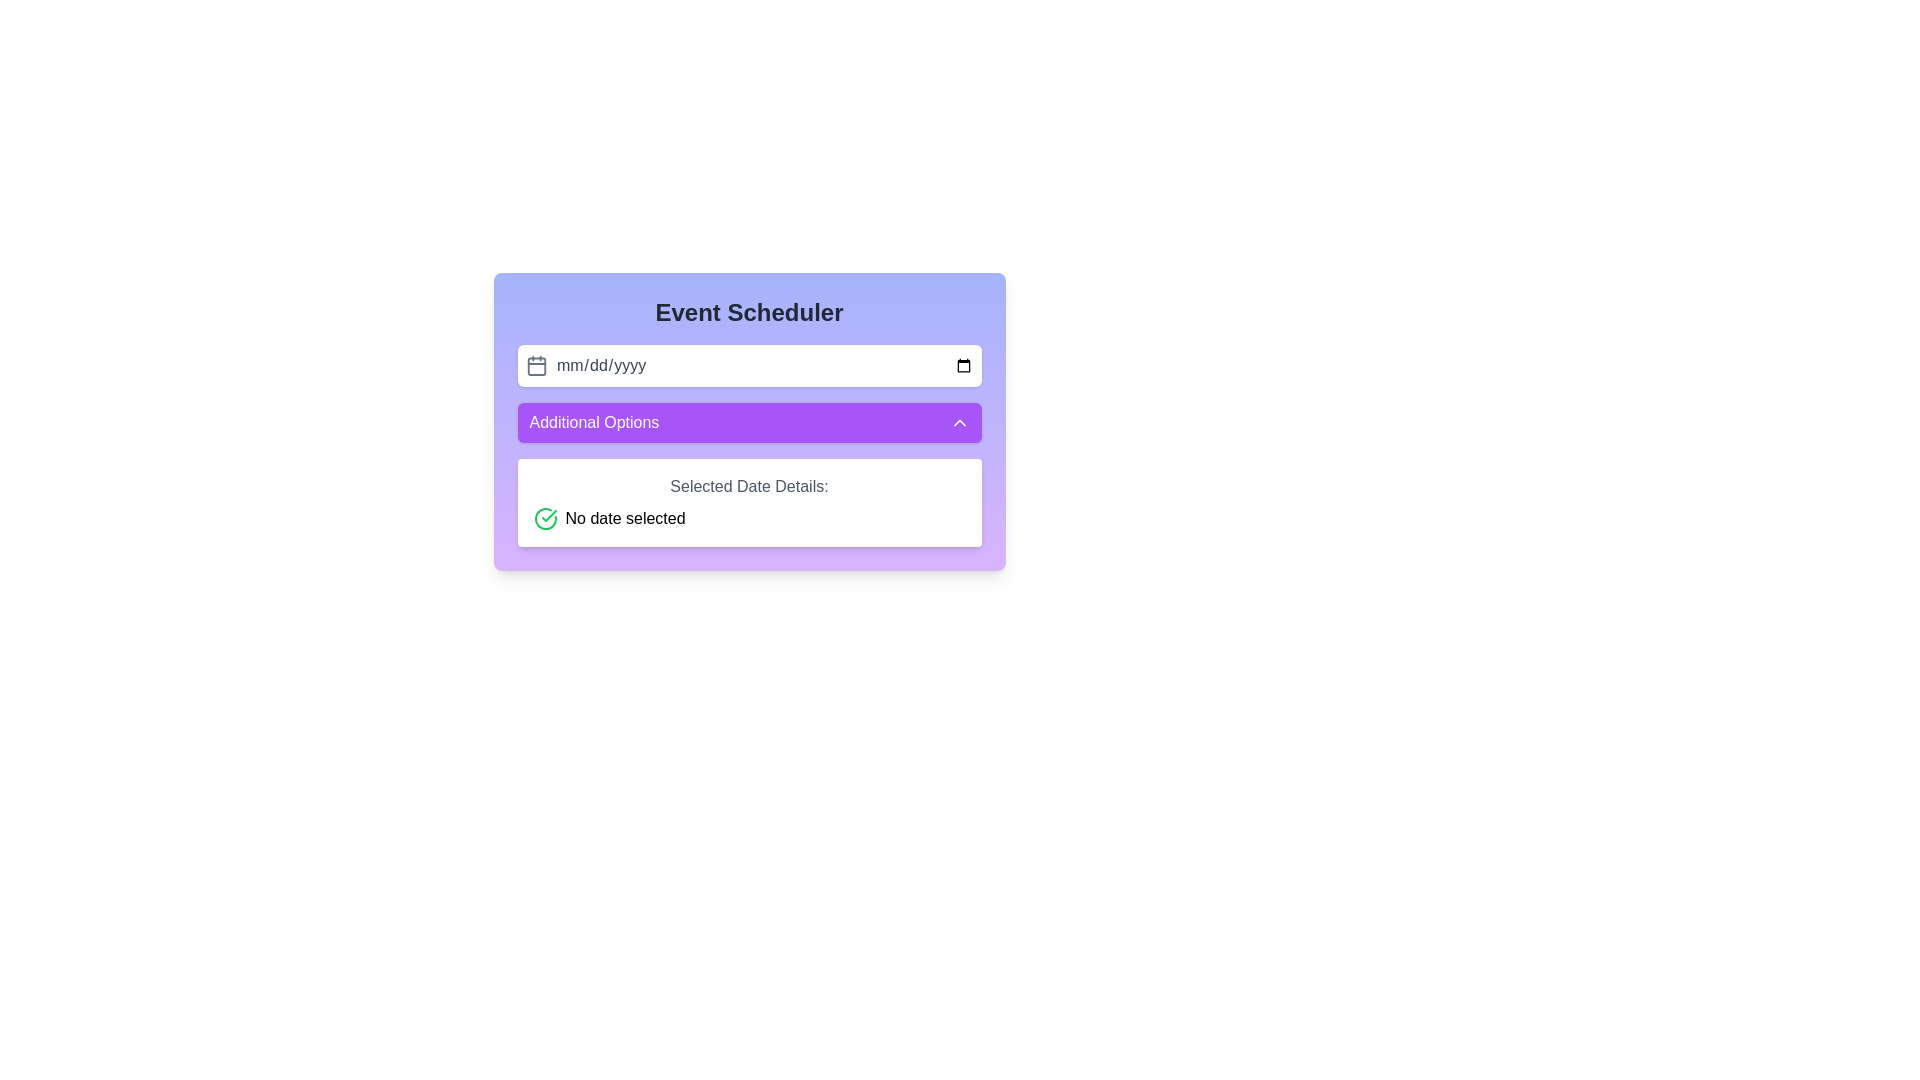  Describe the element at coordinates (593, 422) in the screenshot. I see `the Text Label in the 'Event Scheduler' interface that indicates the purpose of the expandable section, located to the left of an upward chevron icon` at that location.